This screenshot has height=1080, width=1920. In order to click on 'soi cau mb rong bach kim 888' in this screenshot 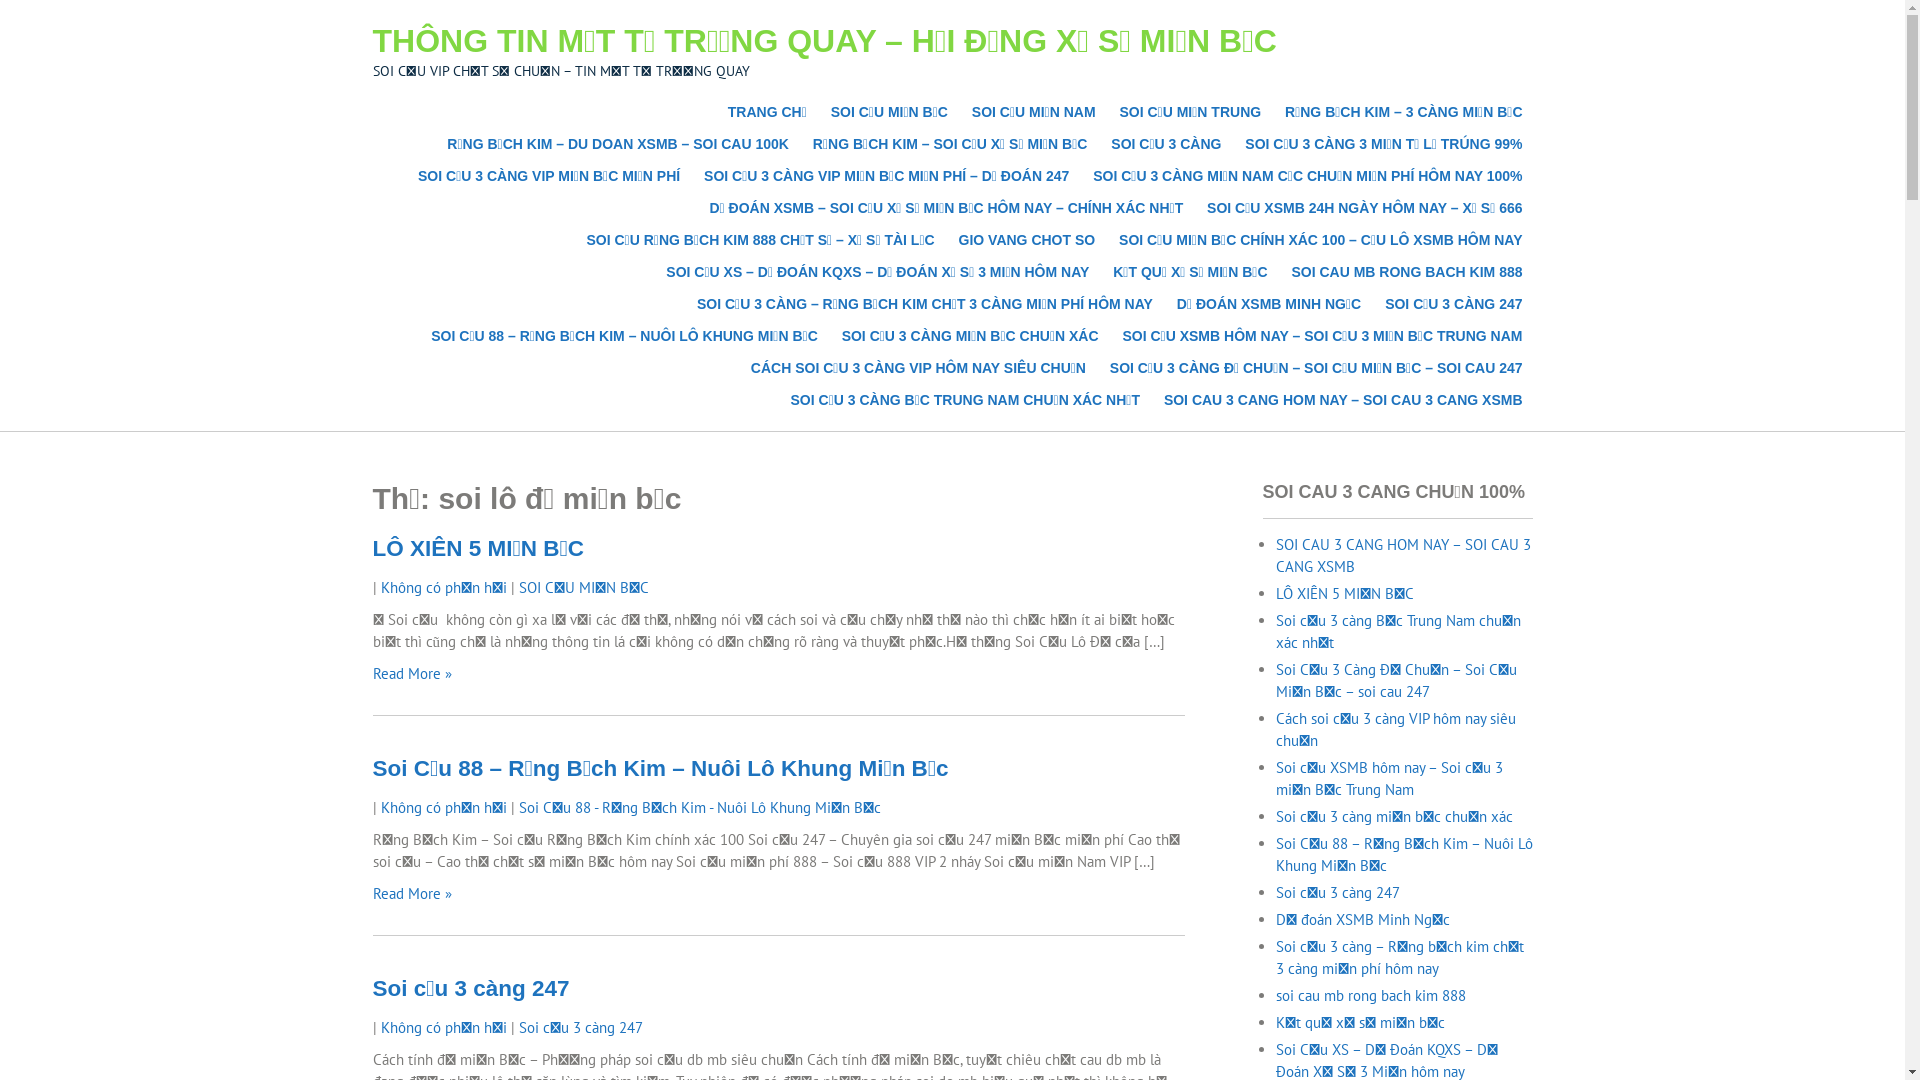, I will do `click(1370, 995)`.